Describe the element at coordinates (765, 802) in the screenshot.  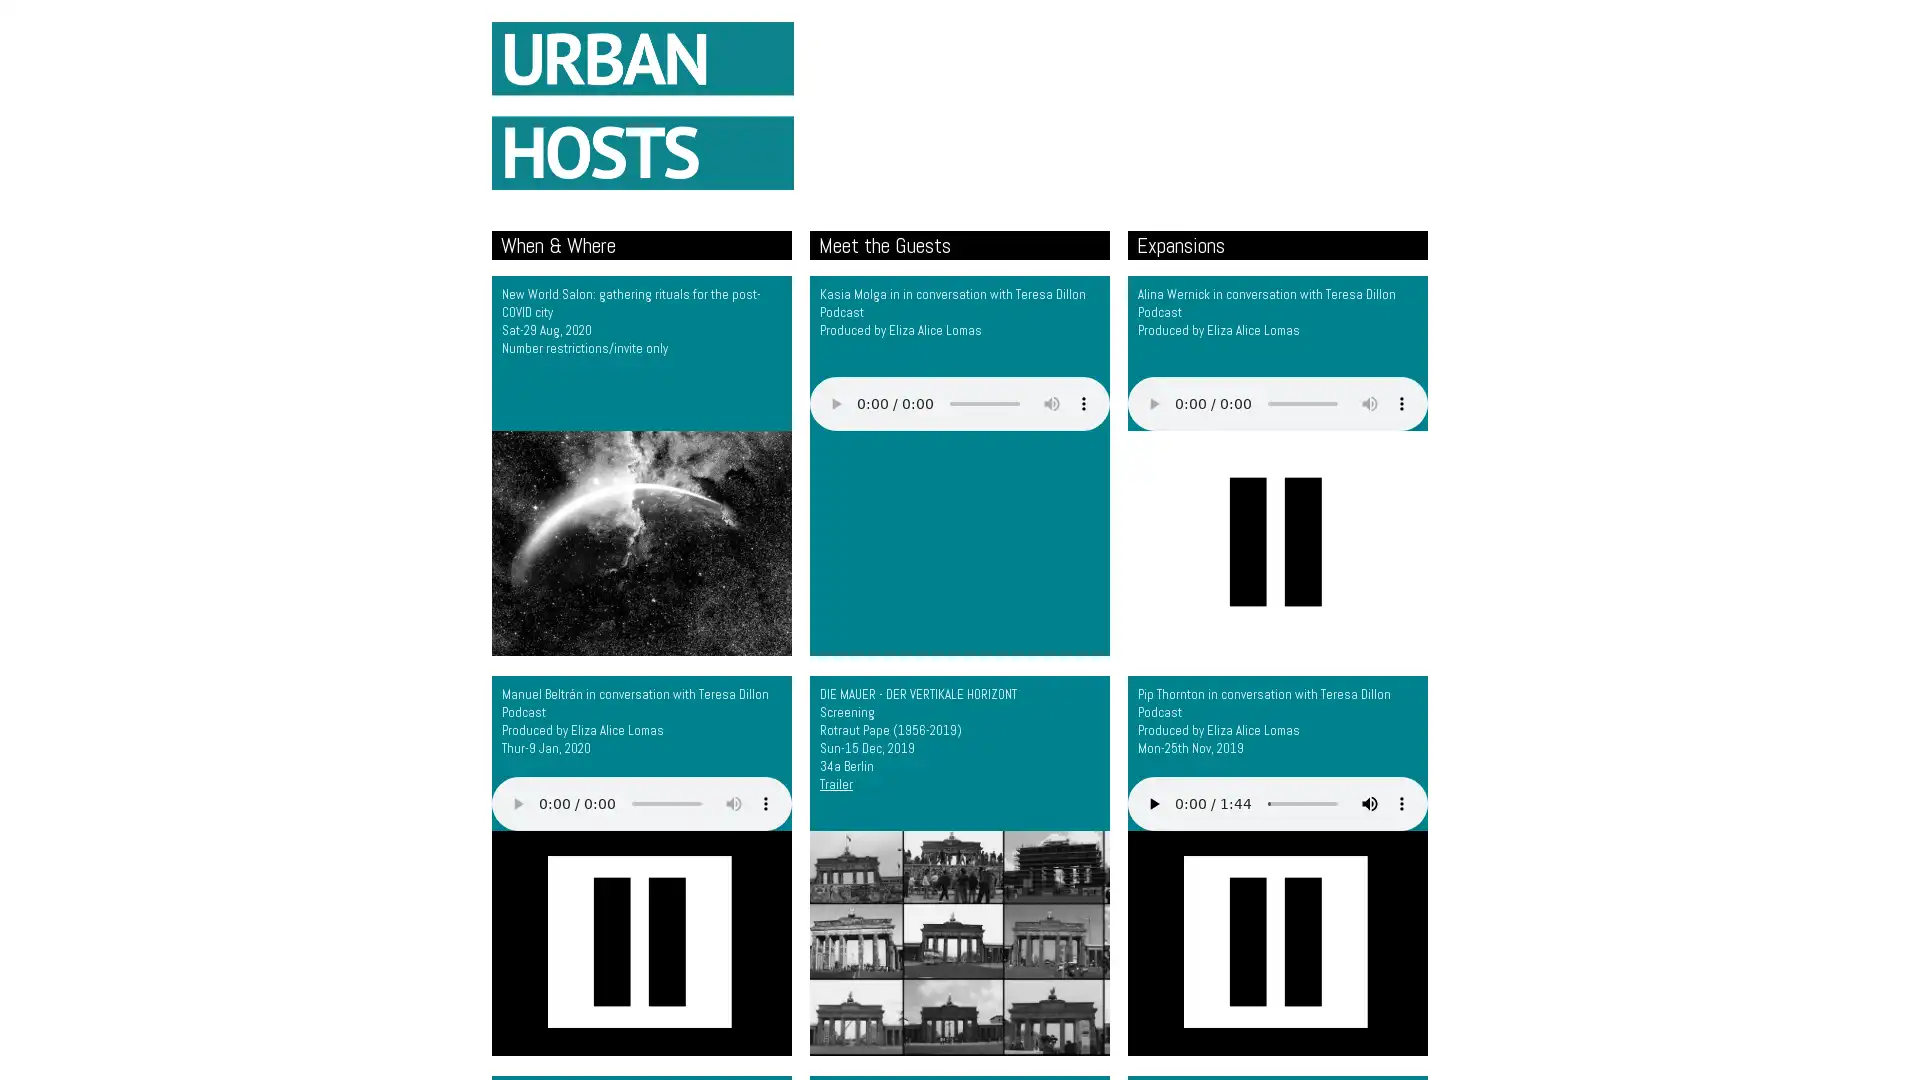
I see `show more media controls` at that location.